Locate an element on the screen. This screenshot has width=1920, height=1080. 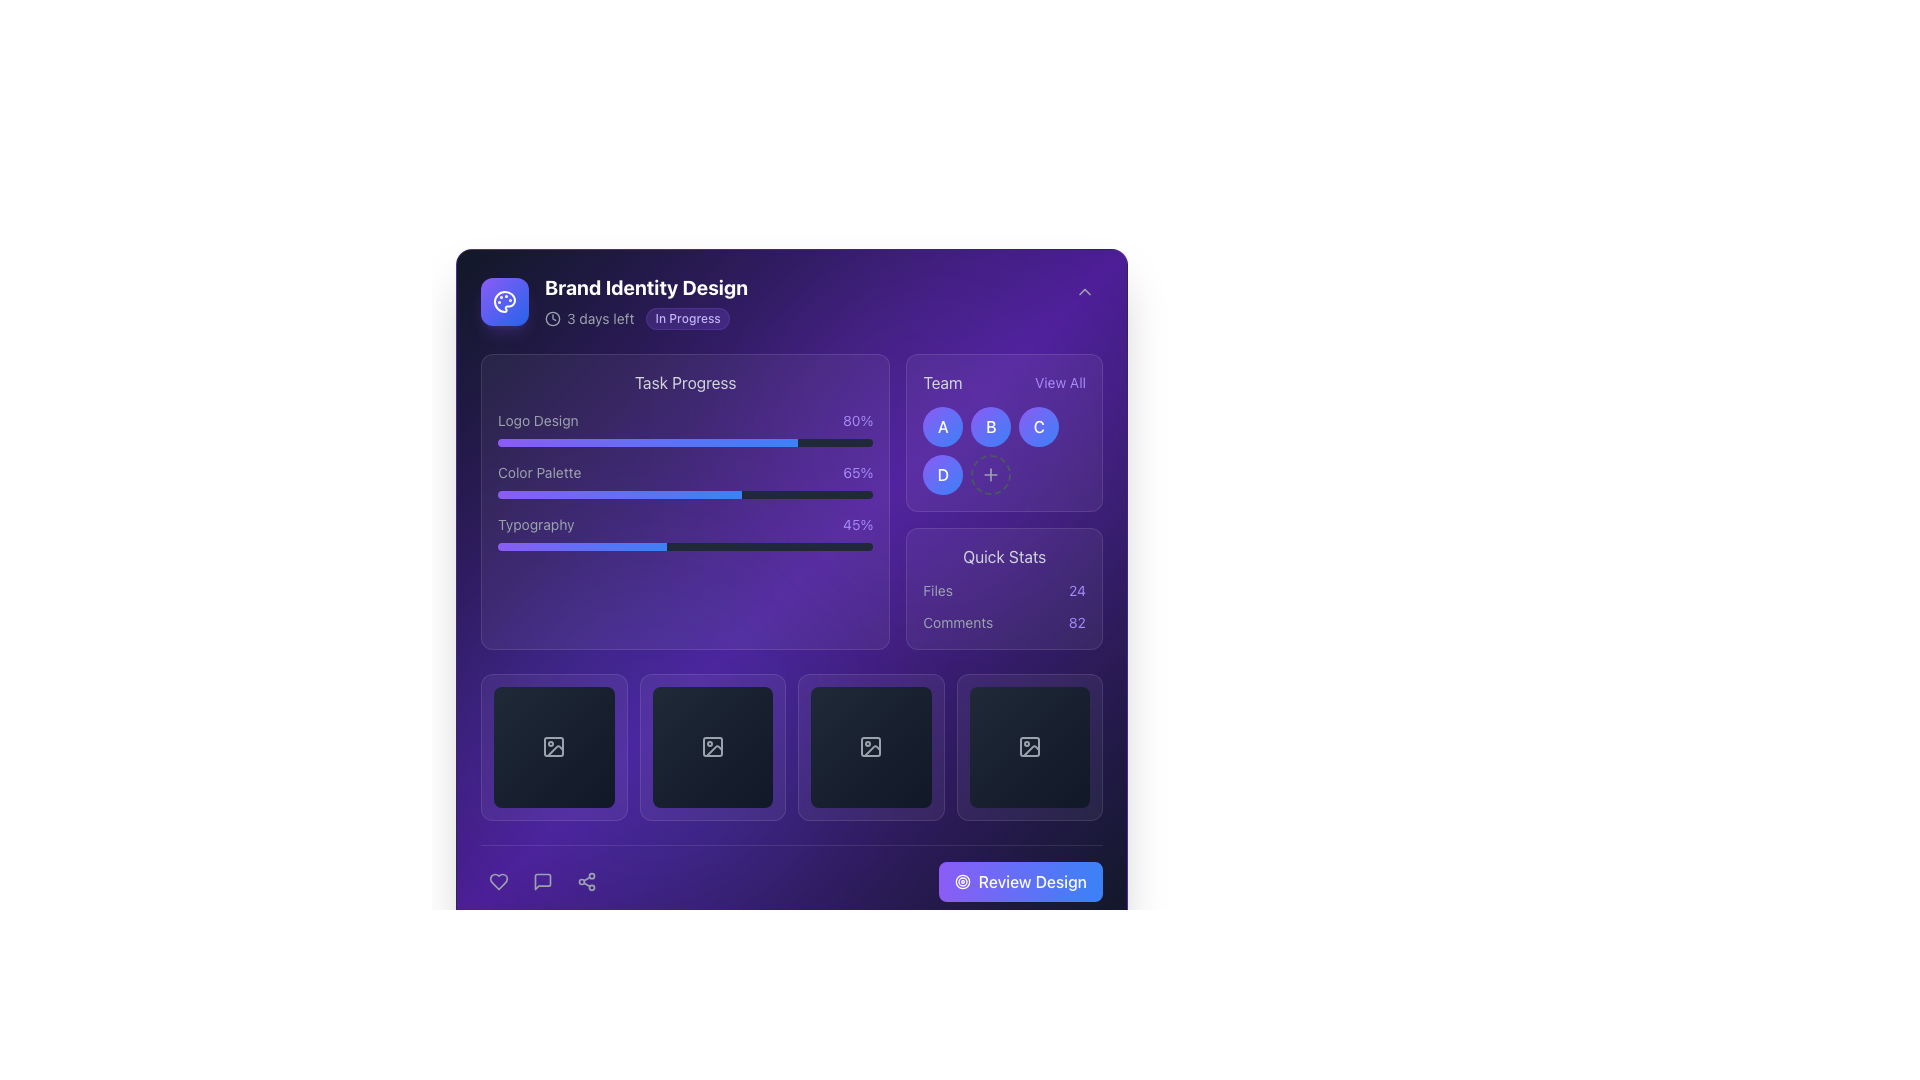
the third placeholder icon representing a mountain and sun/moon, located in the bottom section of the interface is located at coordinates (872, 751).